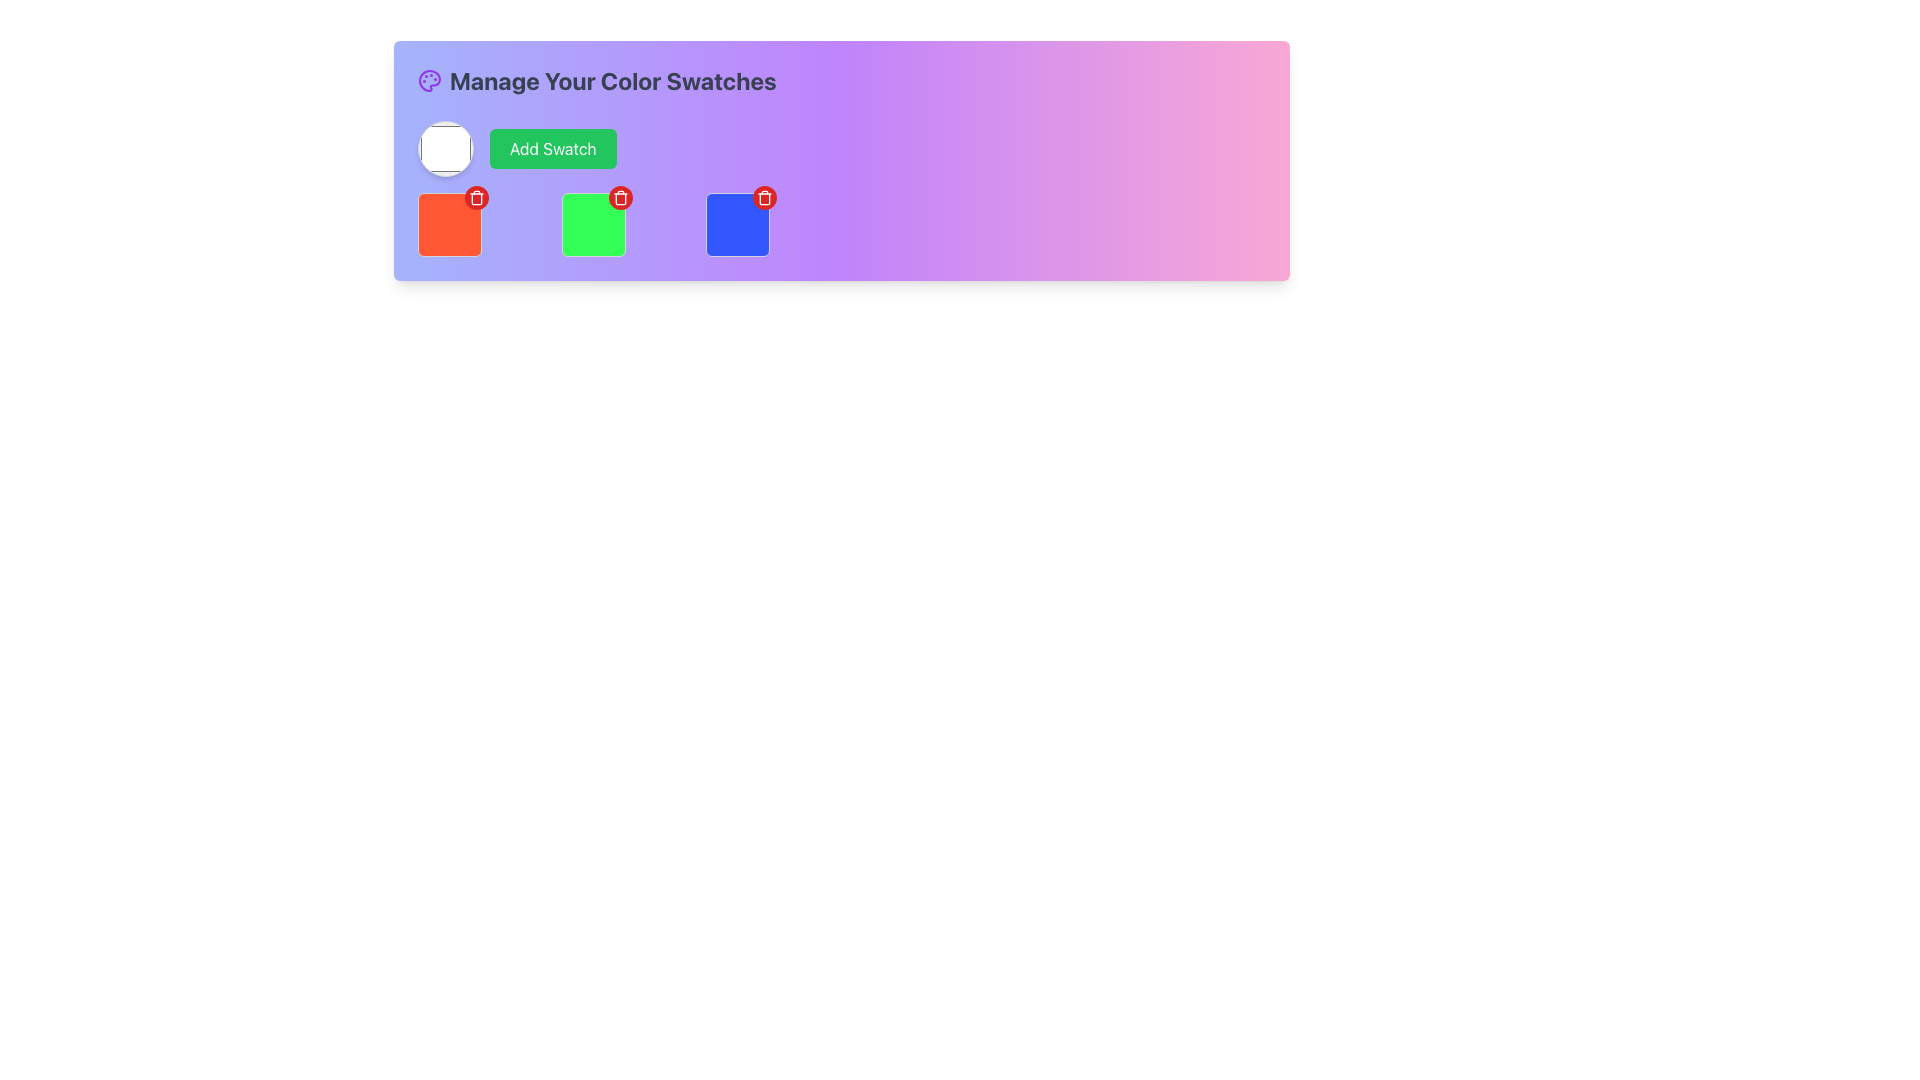 The width and height of the screenshot is (1920, 1080). Describe the element at coordinates (763, 199) in the screenshot. I see `the trash-can icon located at the top-right of the blue square swatch` at that location.